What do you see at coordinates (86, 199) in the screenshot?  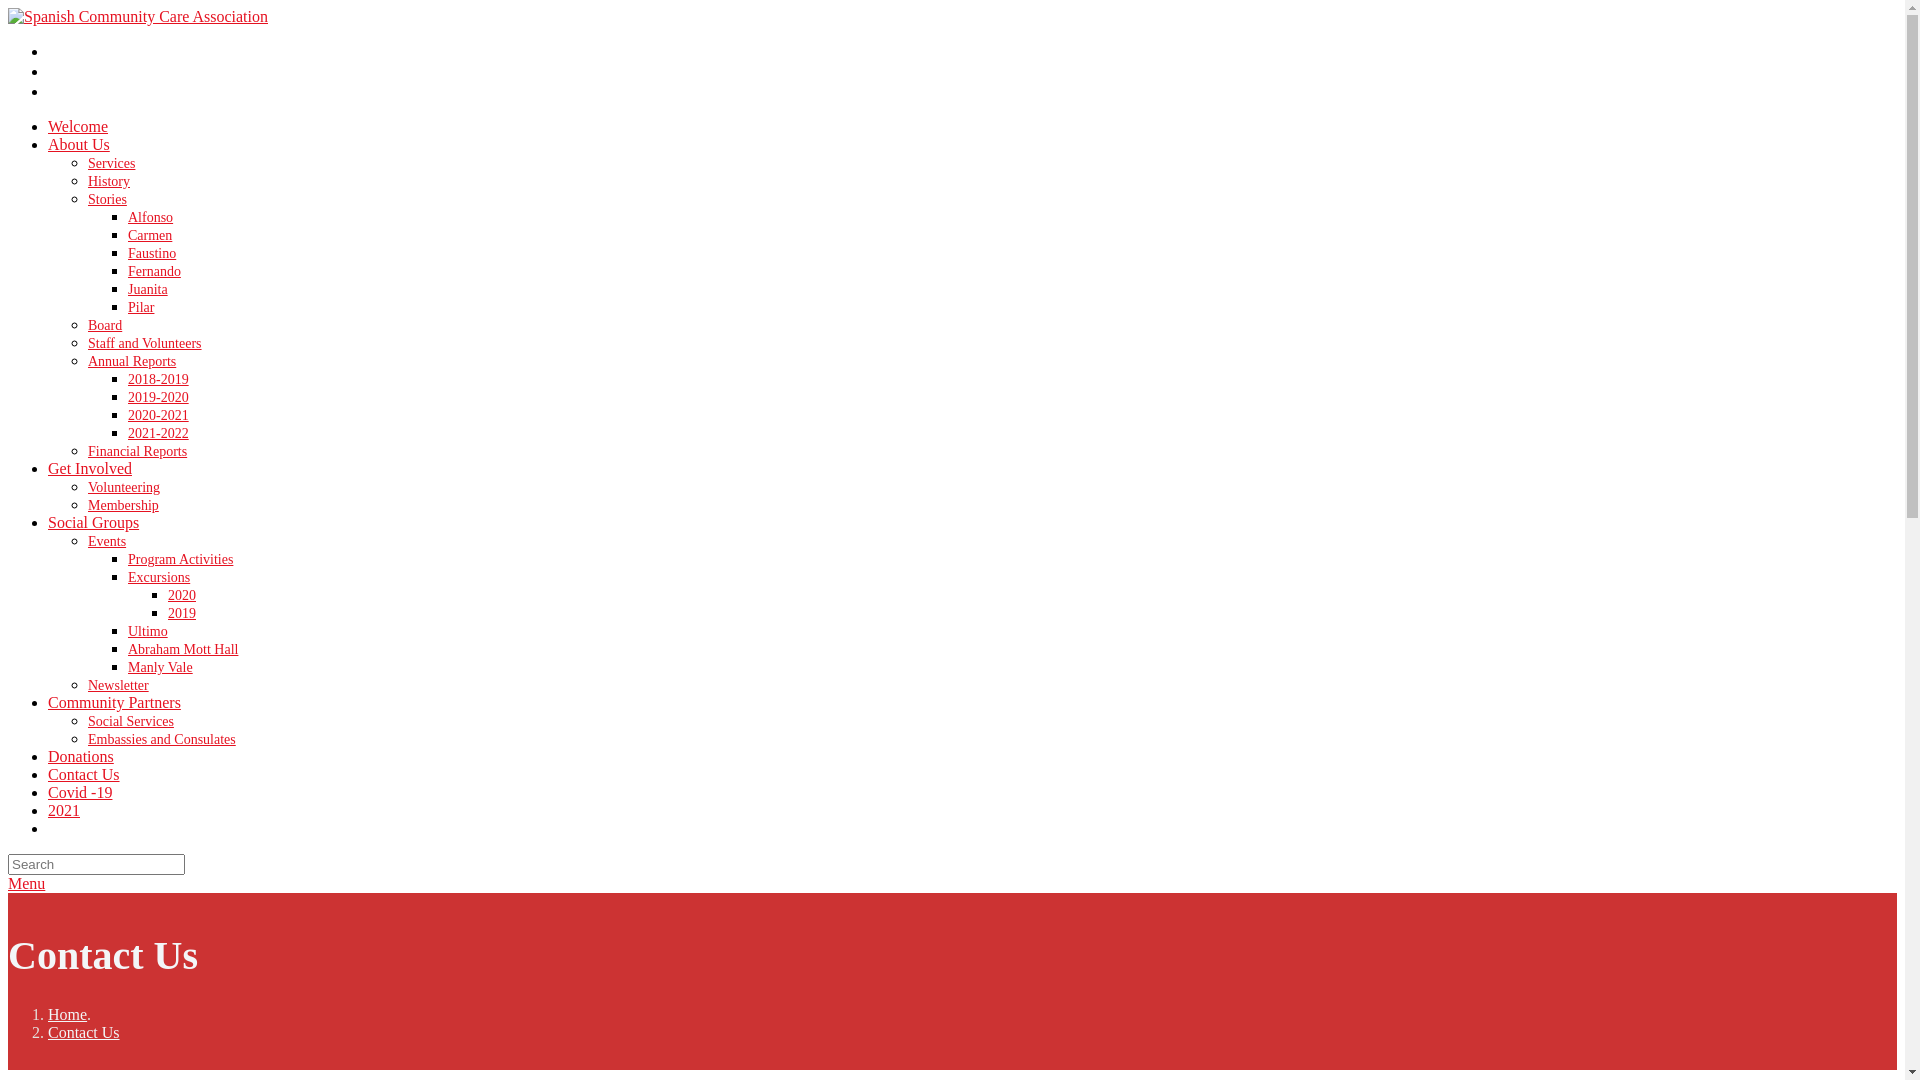 I see `'Stories'` at bounding box center [86, 199].